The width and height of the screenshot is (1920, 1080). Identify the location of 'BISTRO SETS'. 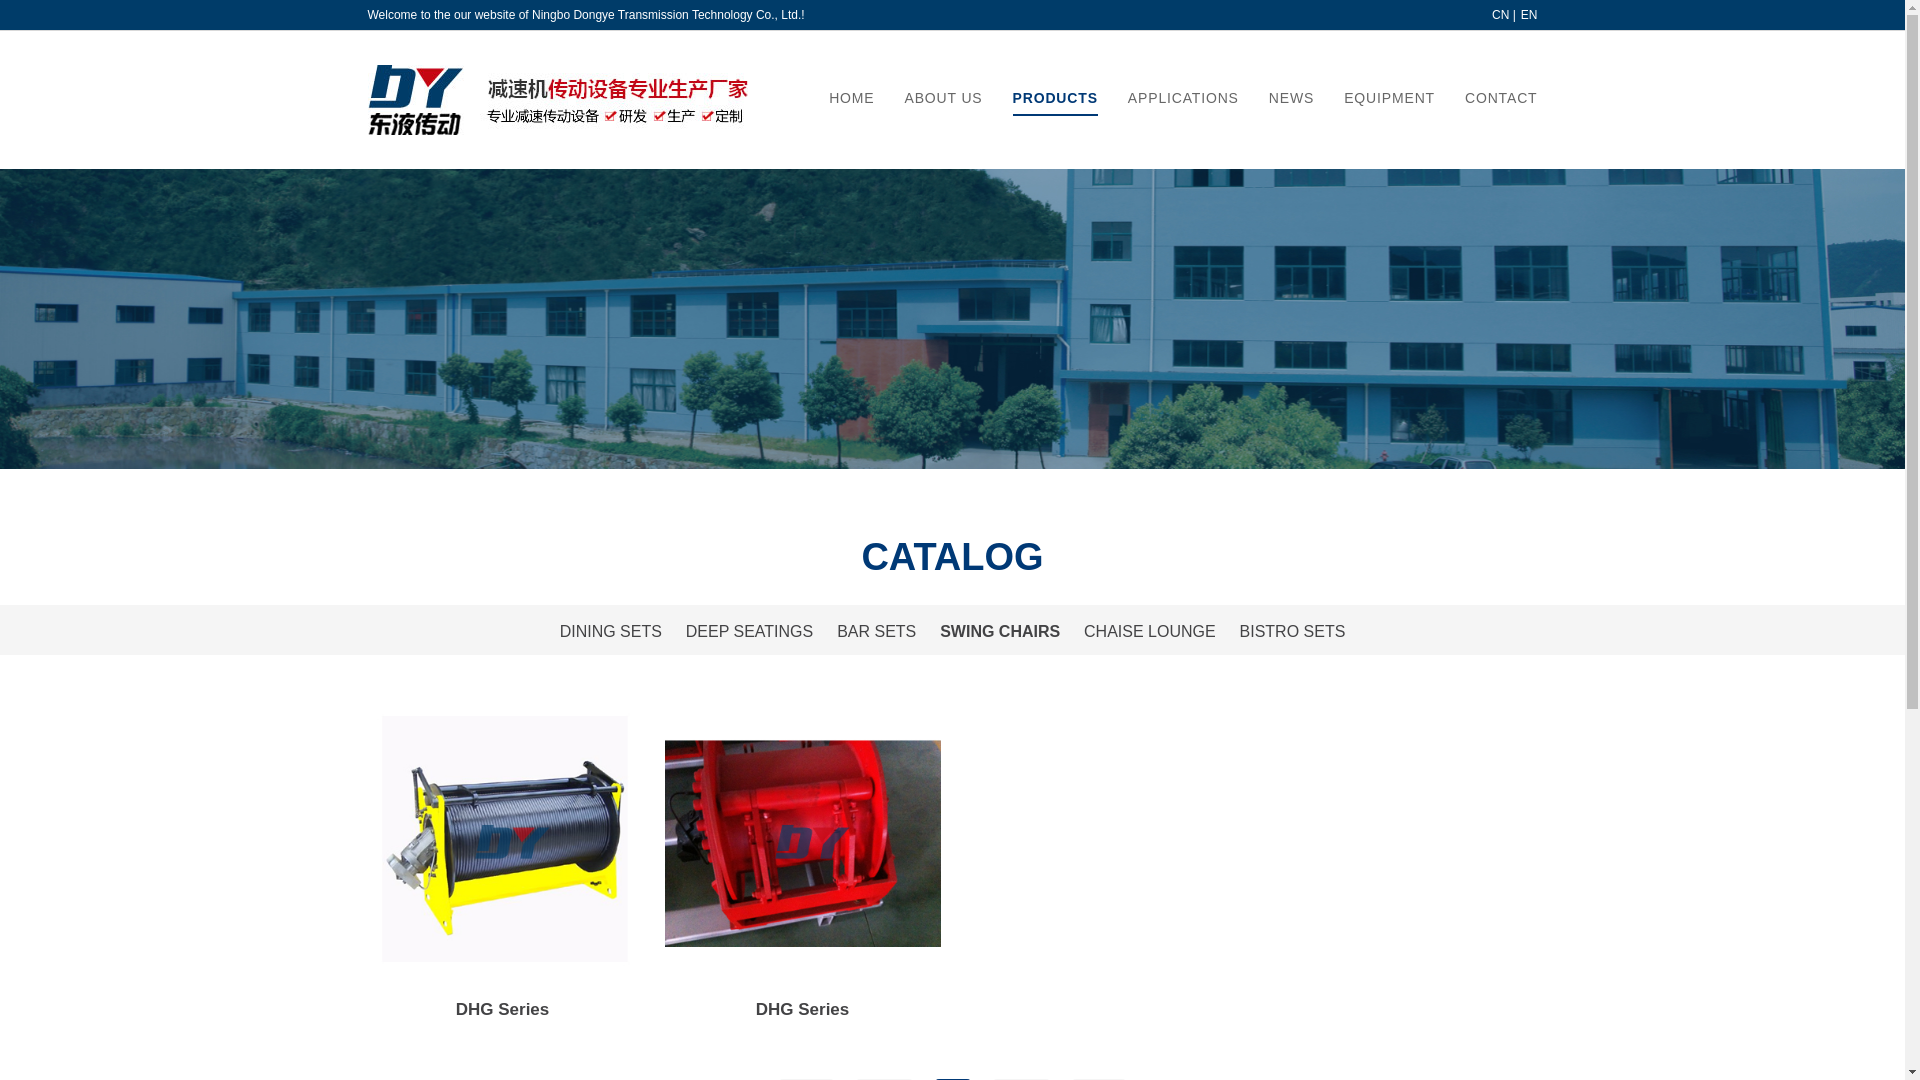
(1292, 631).